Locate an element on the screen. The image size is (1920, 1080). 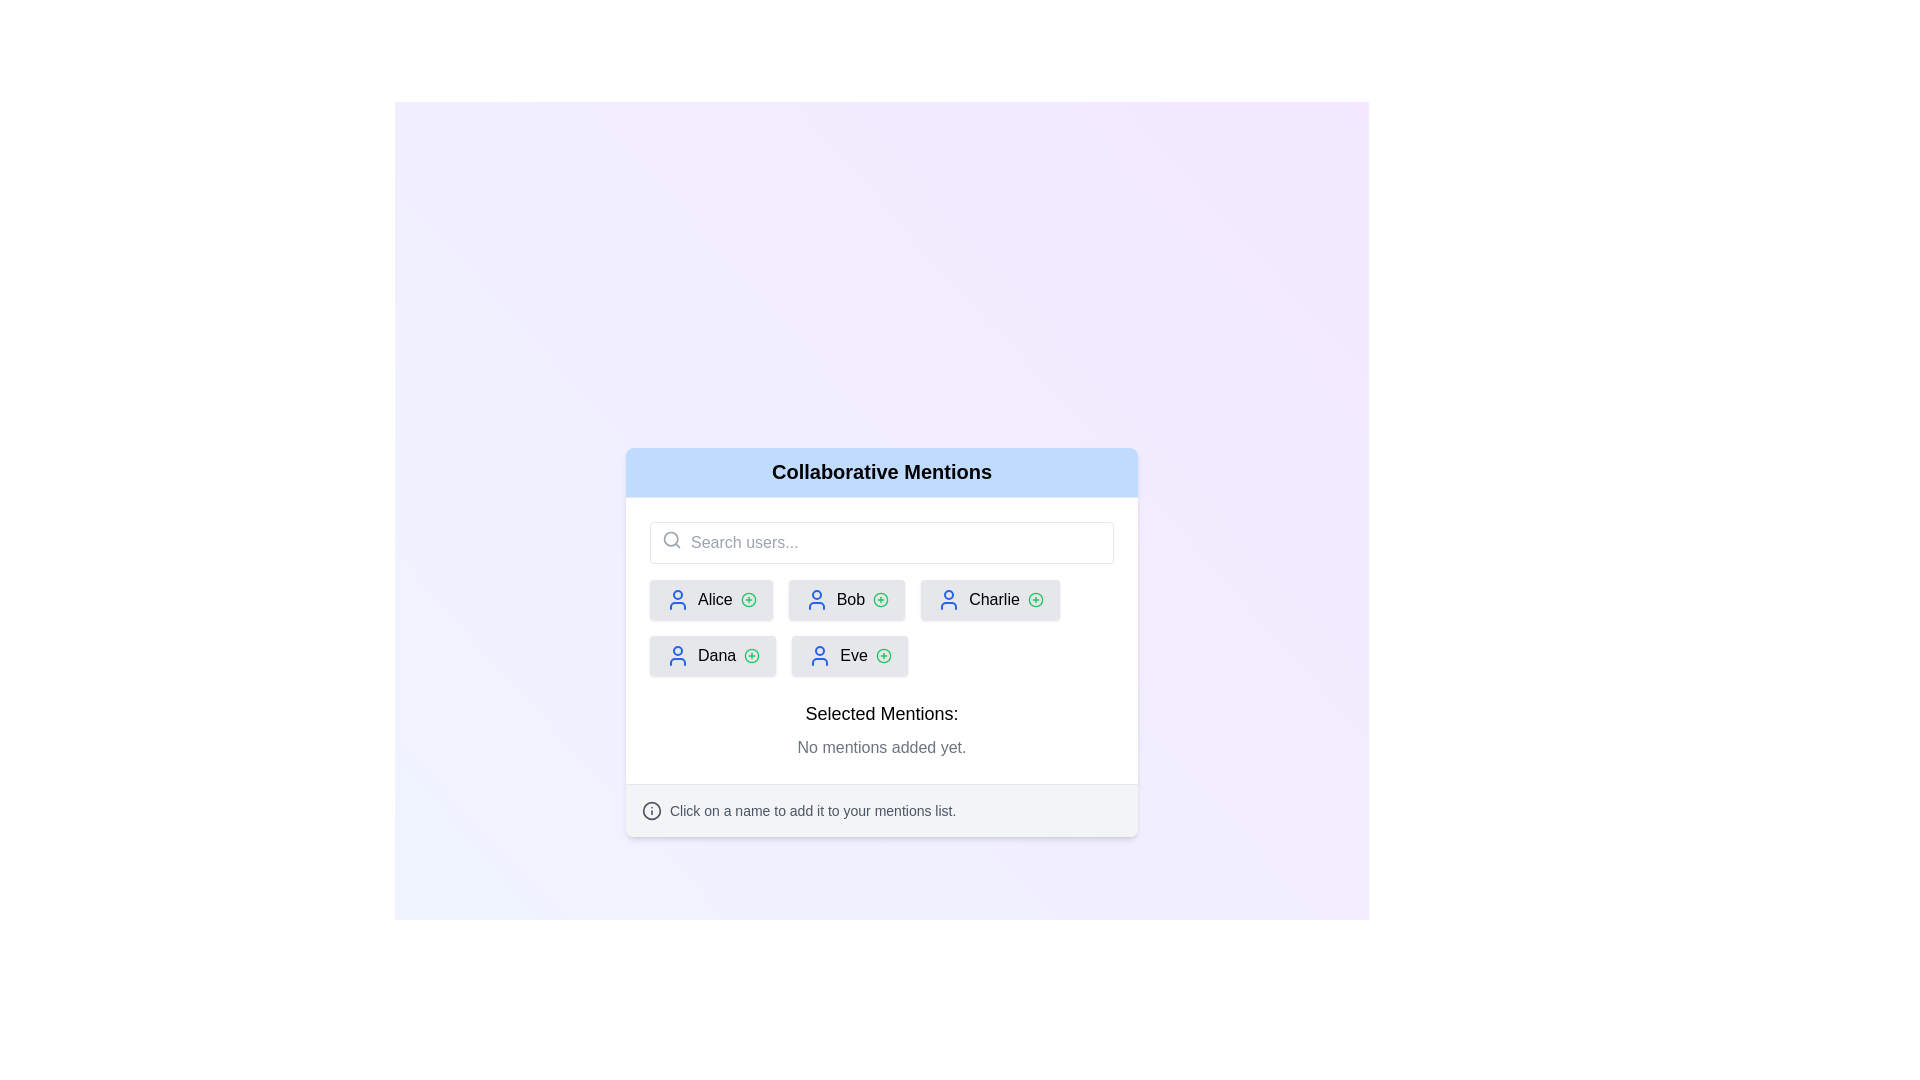
the user profile icon for 'Alice', which is located within the button labeled 'Alice' in the mentions interface is located at coordinates (677, 597).